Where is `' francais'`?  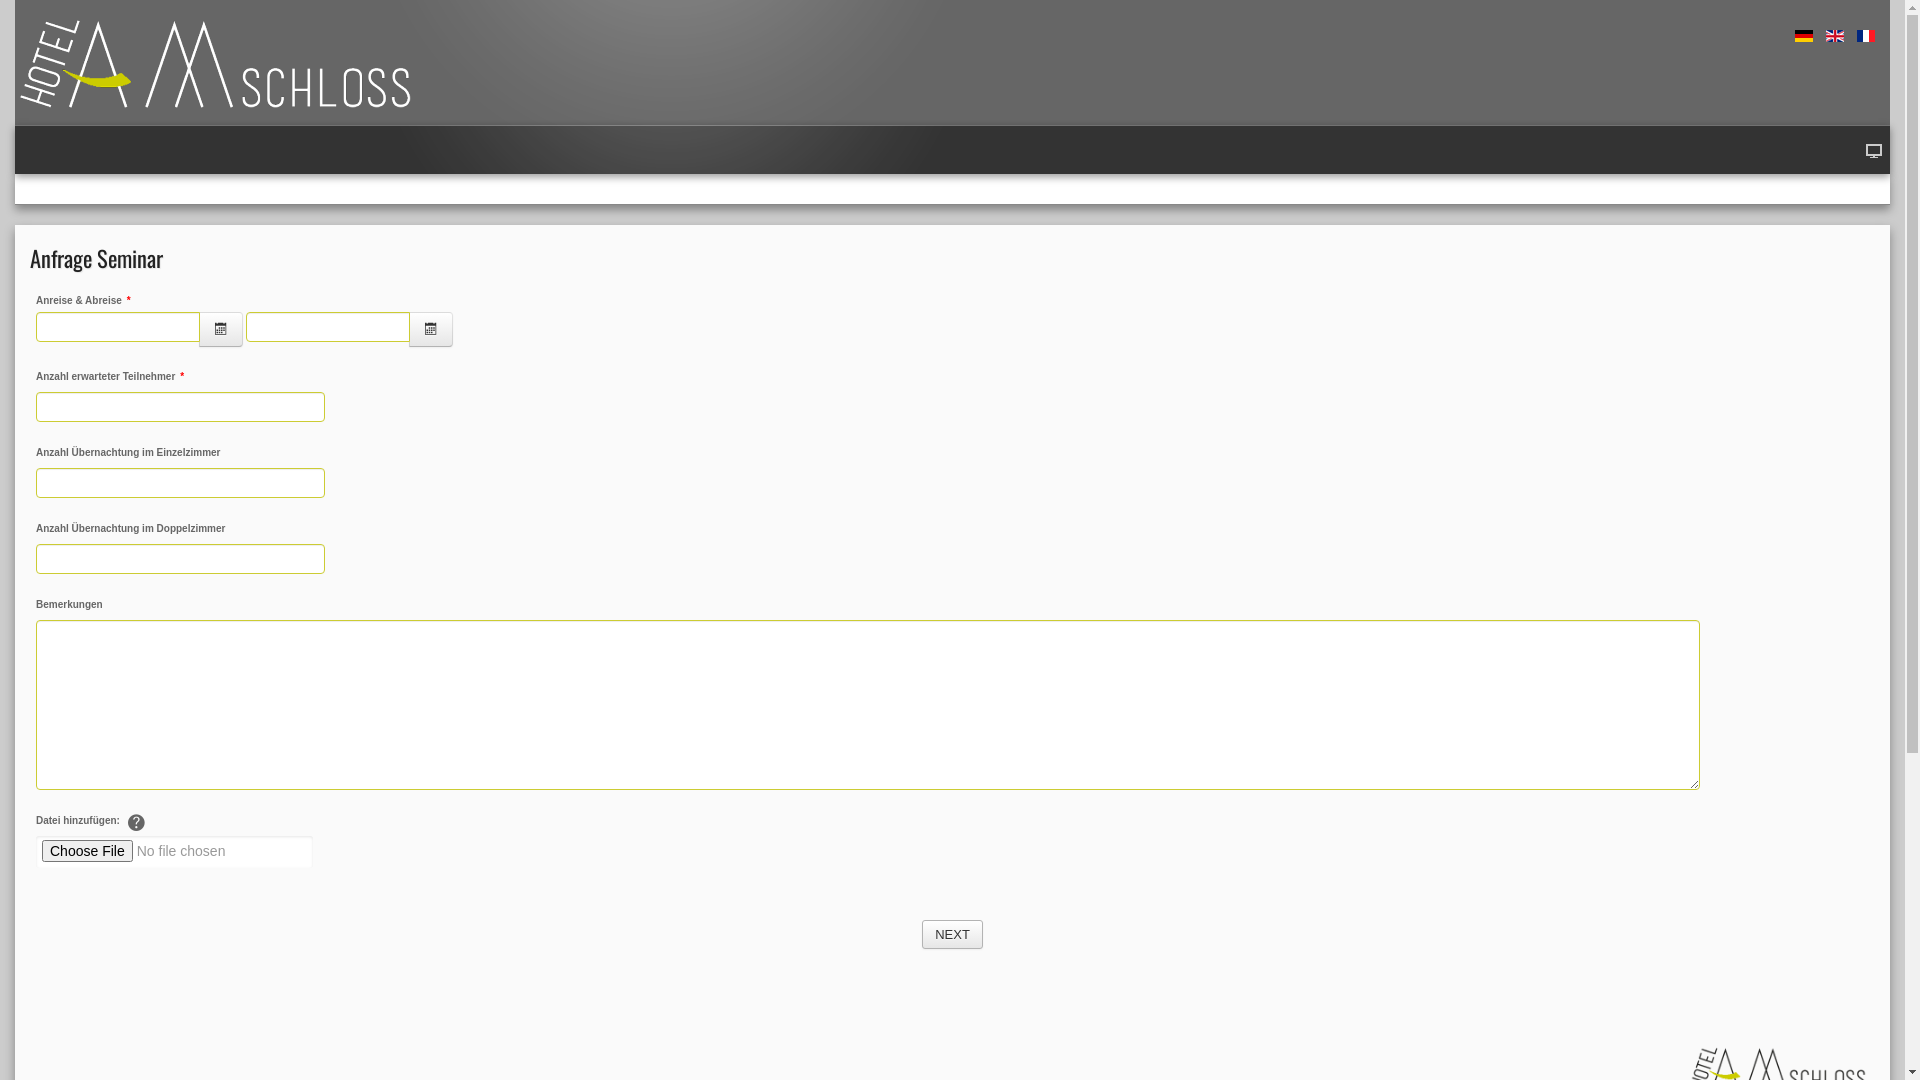 ' francais' is located at coordinates (1865, 35).